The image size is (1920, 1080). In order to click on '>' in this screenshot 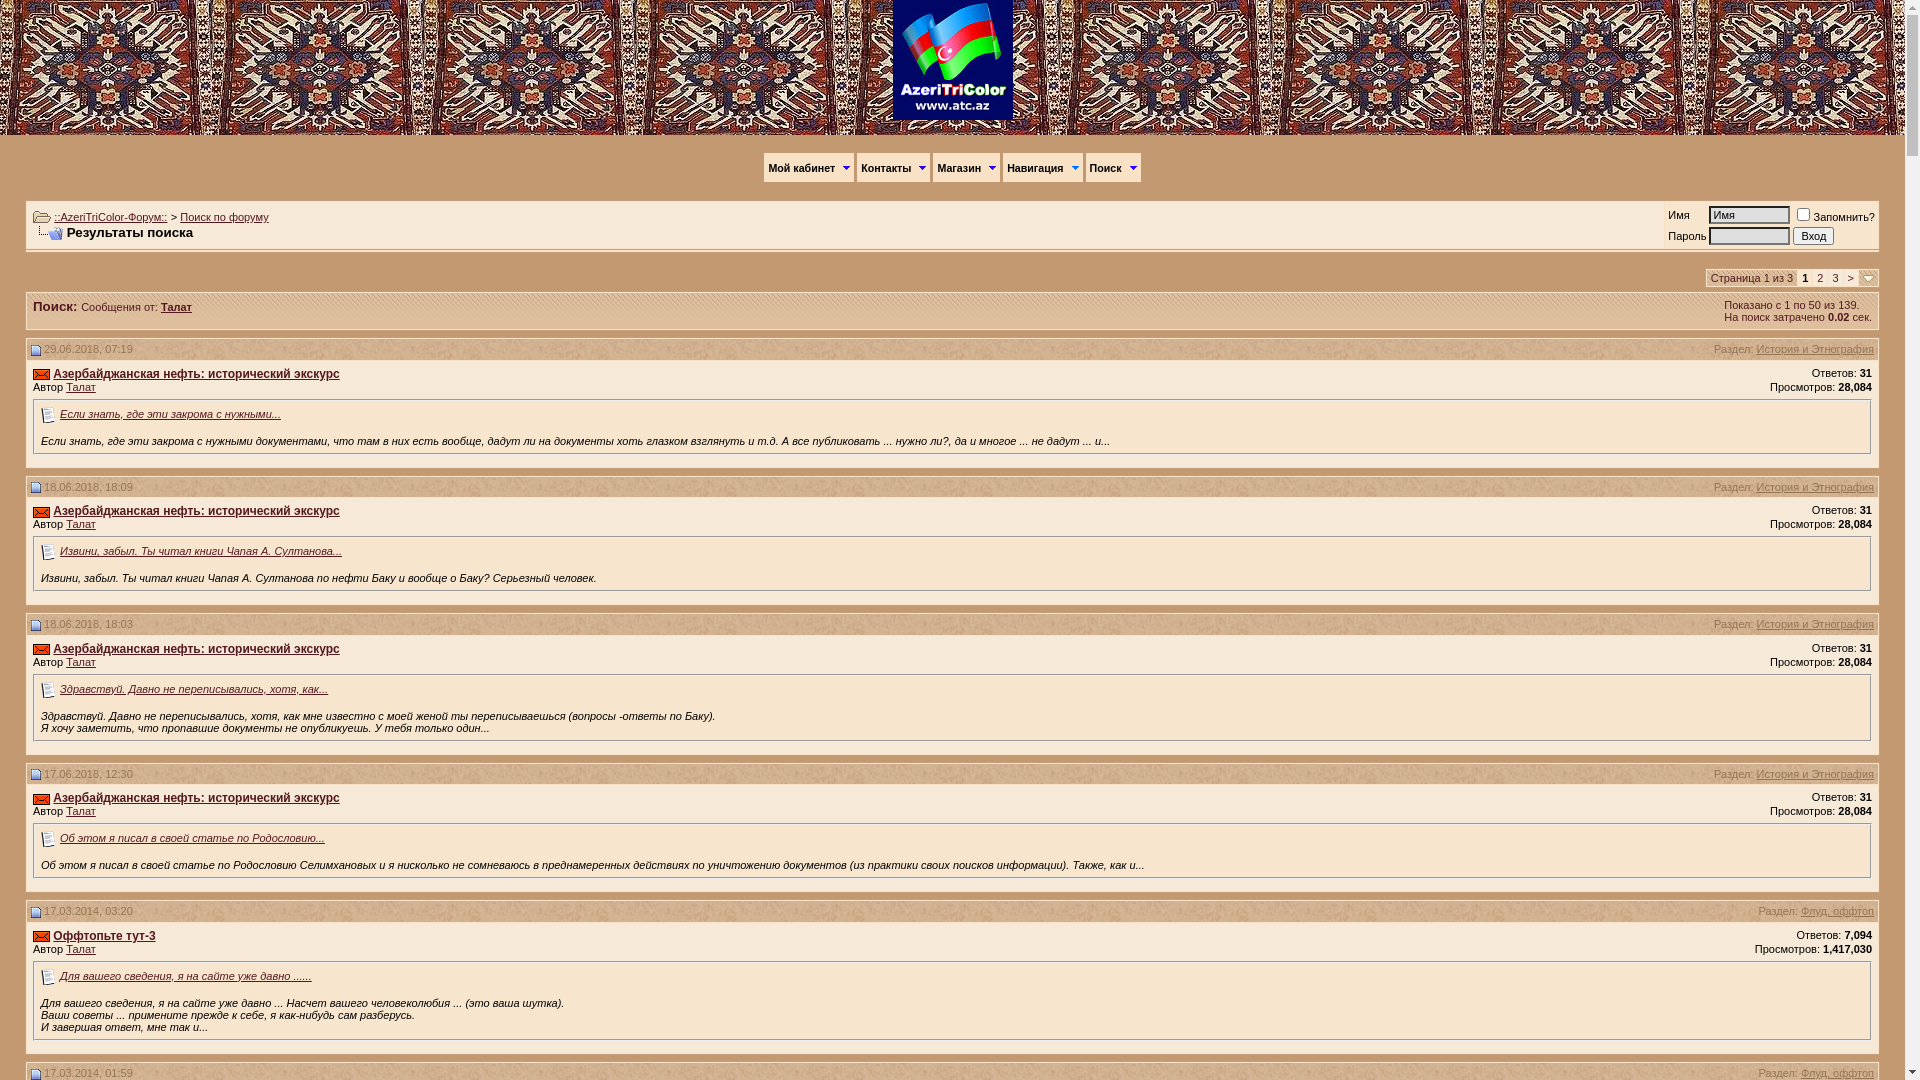, I will do `click(1850, 277)`.